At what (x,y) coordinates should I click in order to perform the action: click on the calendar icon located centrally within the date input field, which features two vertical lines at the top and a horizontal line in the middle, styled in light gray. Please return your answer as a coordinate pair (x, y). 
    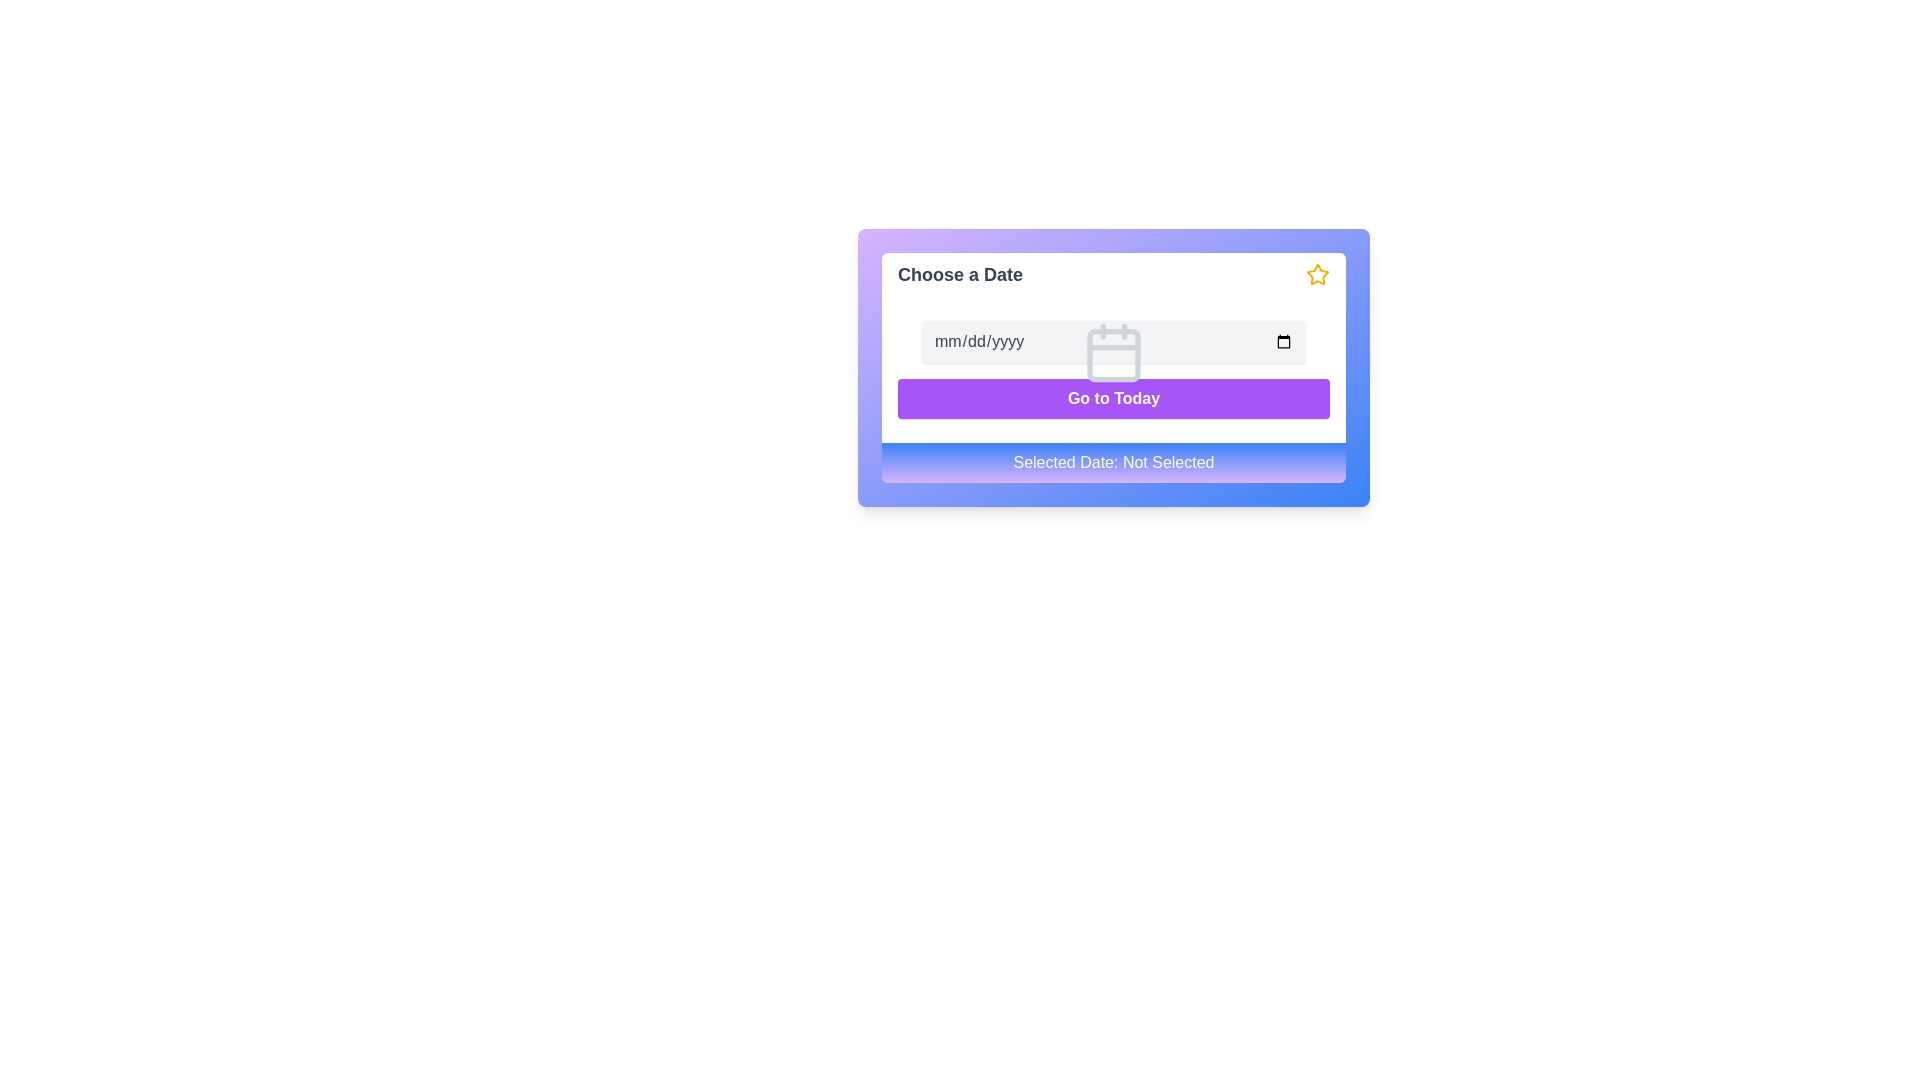
    Looking at the image, I should click on (1112, 352).